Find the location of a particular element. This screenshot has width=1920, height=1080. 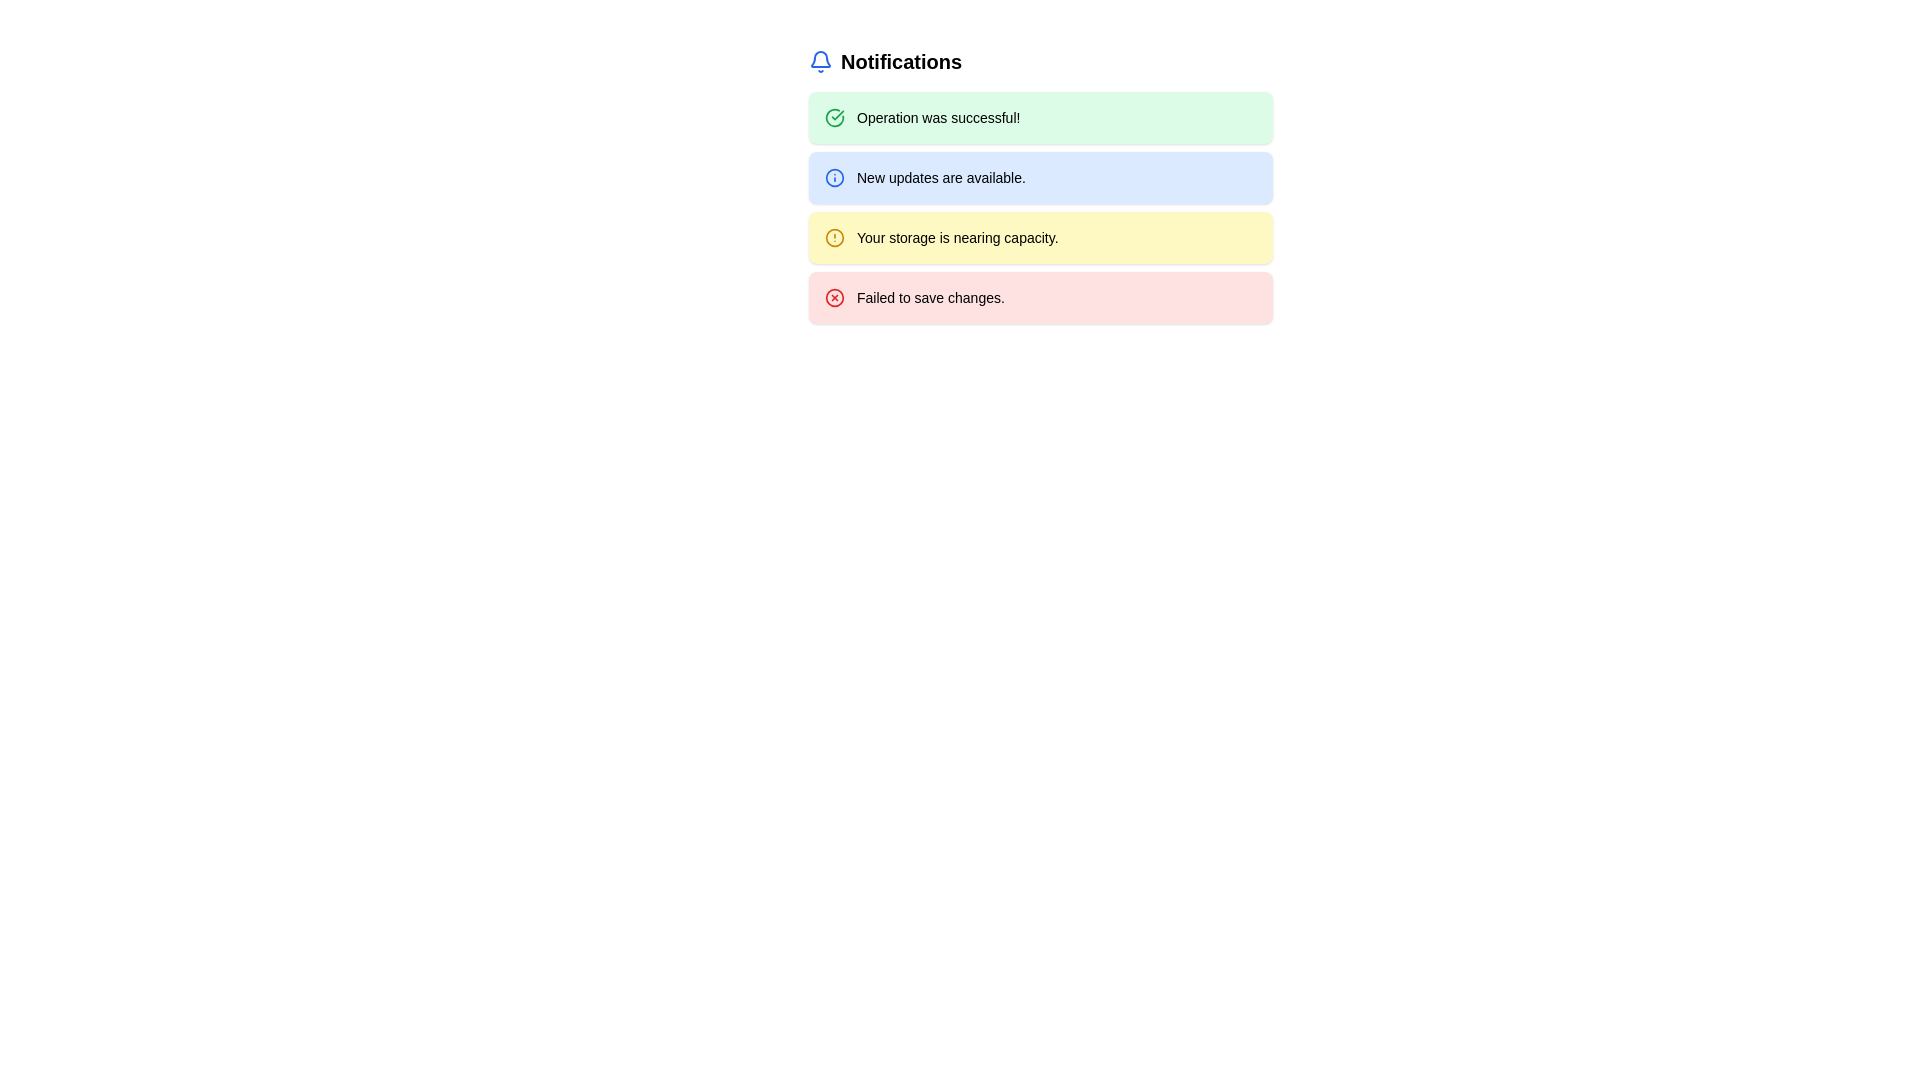

the Decorative Circle element, which is the circular border within the second notification icon from the top in the notification list, styled with a blue stroke is located at coordinates (835, 176).